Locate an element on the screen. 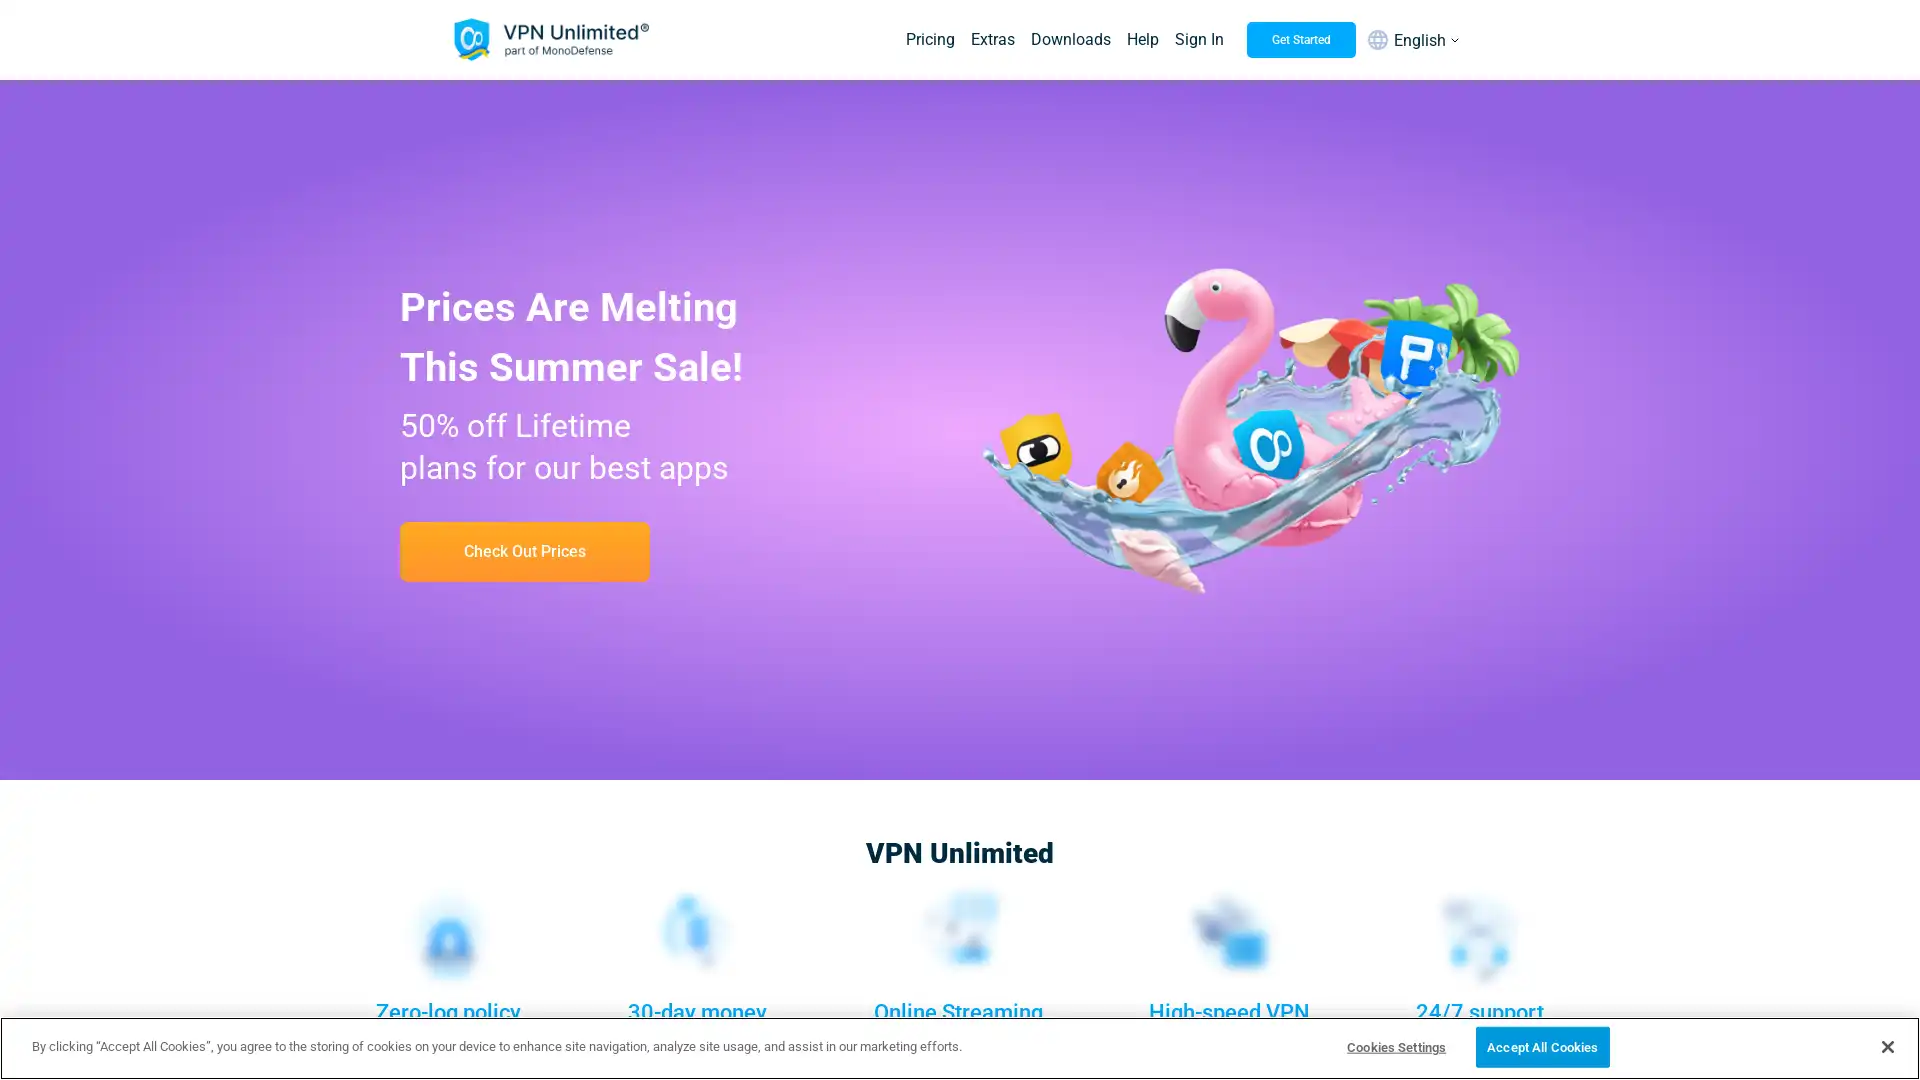  Cookies Settings is located at coordinates (1395, 1045).